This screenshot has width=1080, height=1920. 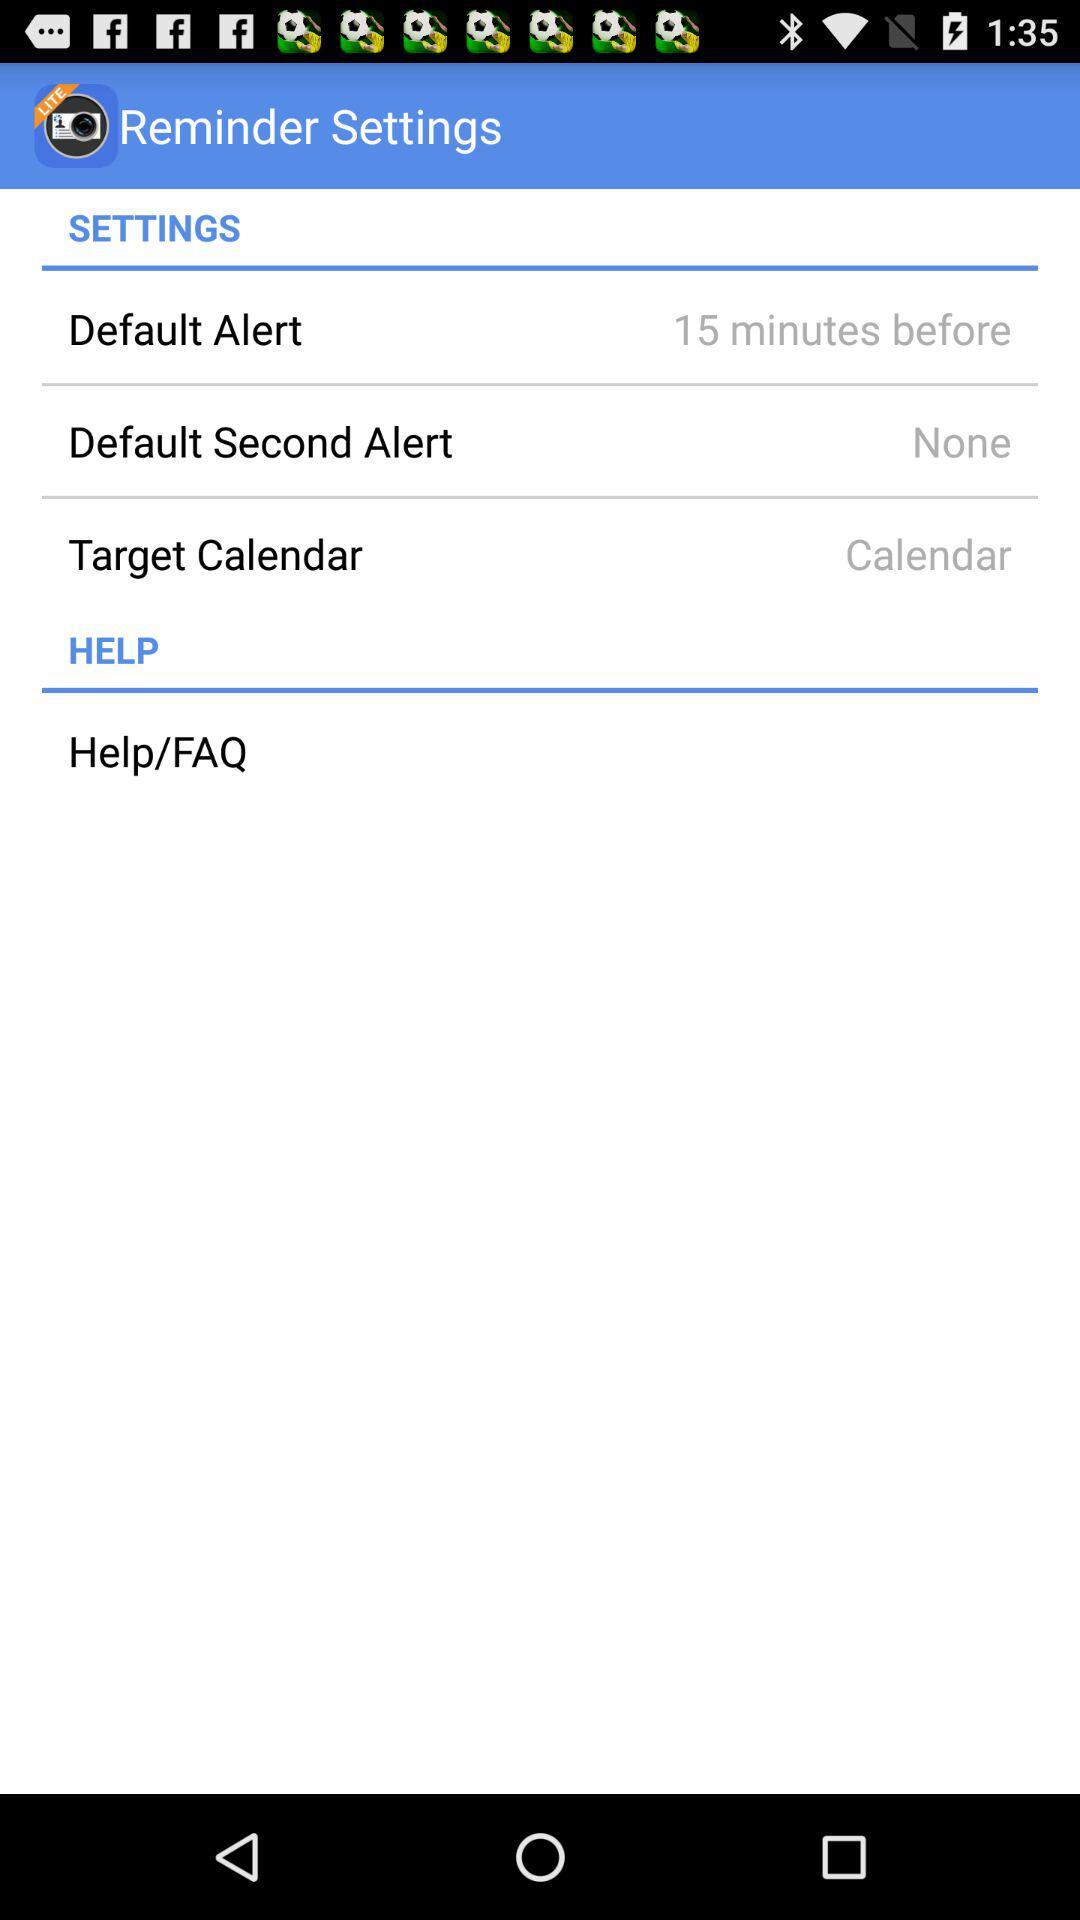 What do you see at coordinates (814, 440) in the screenshot?
I see `the icon below 15 minutes before icon` at bounding box center [814, 440].